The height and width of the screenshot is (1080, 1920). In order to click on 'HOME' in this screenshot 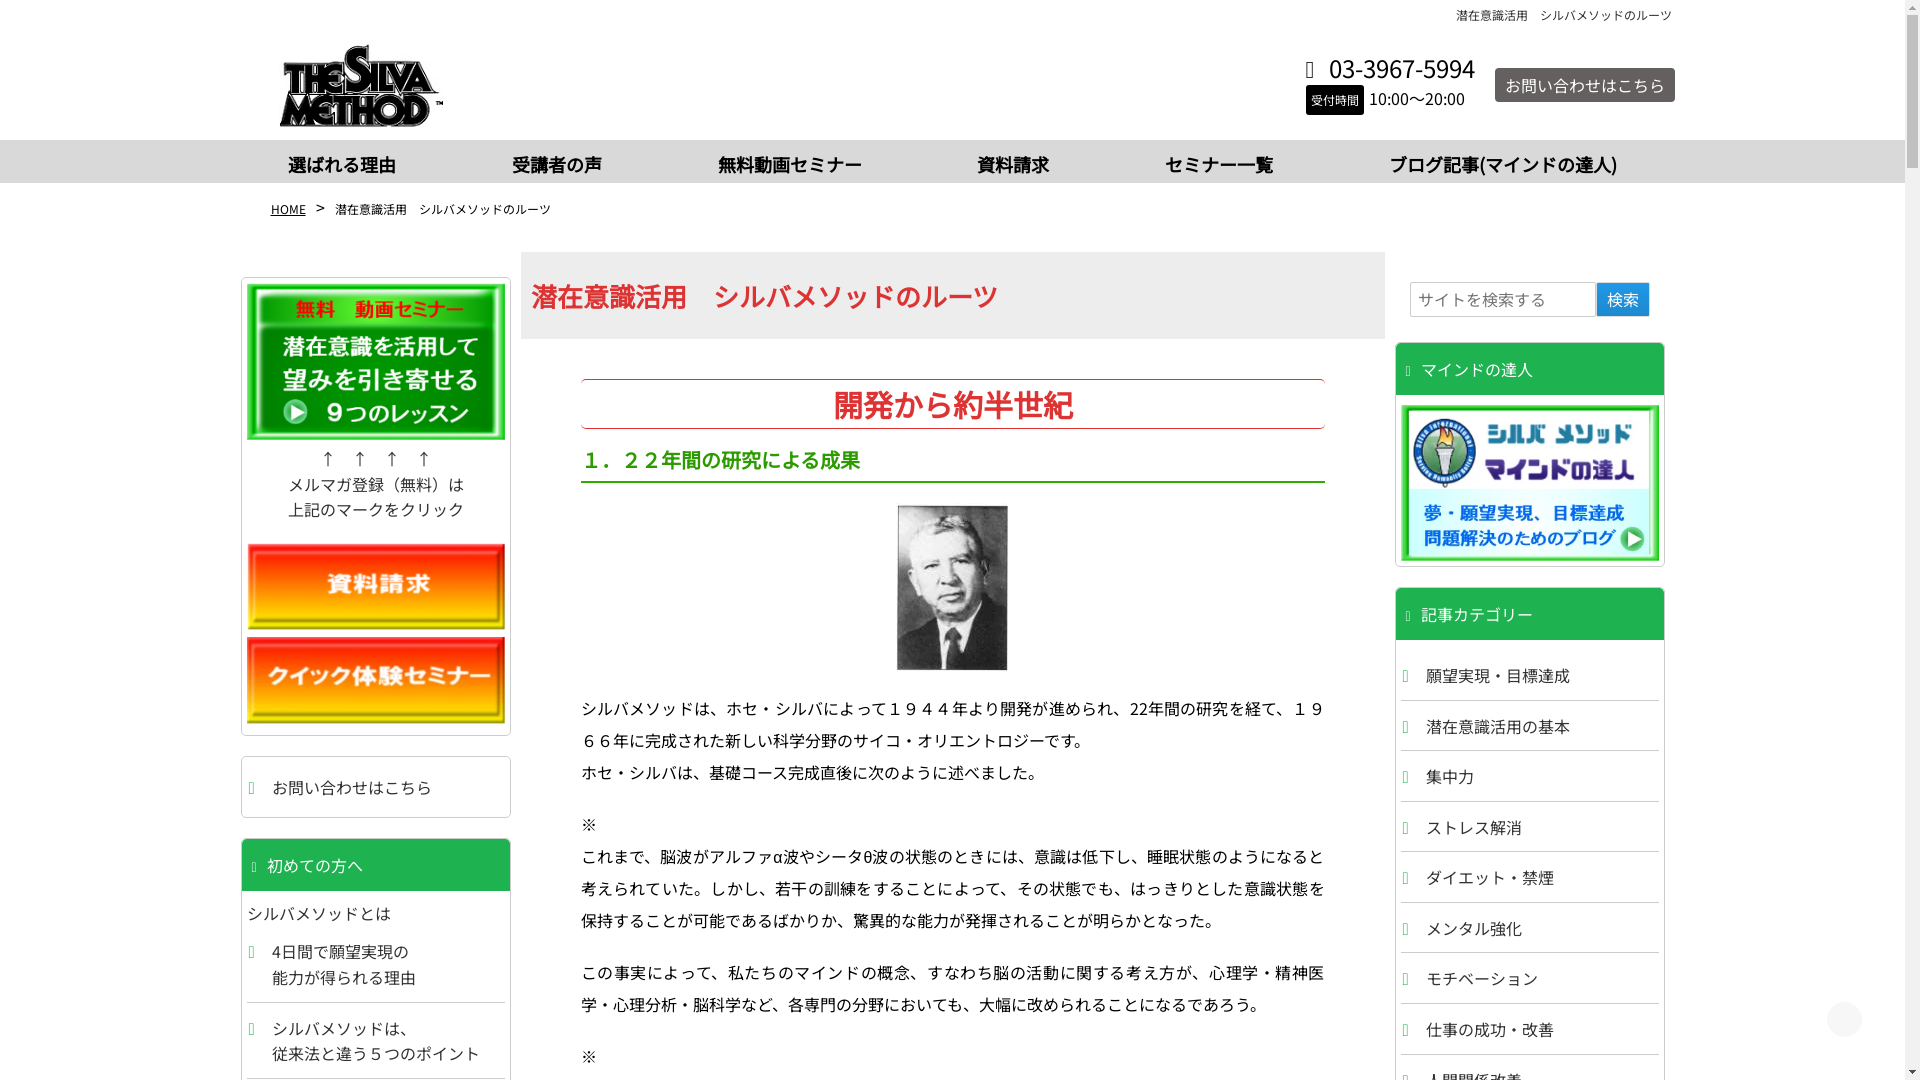, I will do `click(286, 208)`.